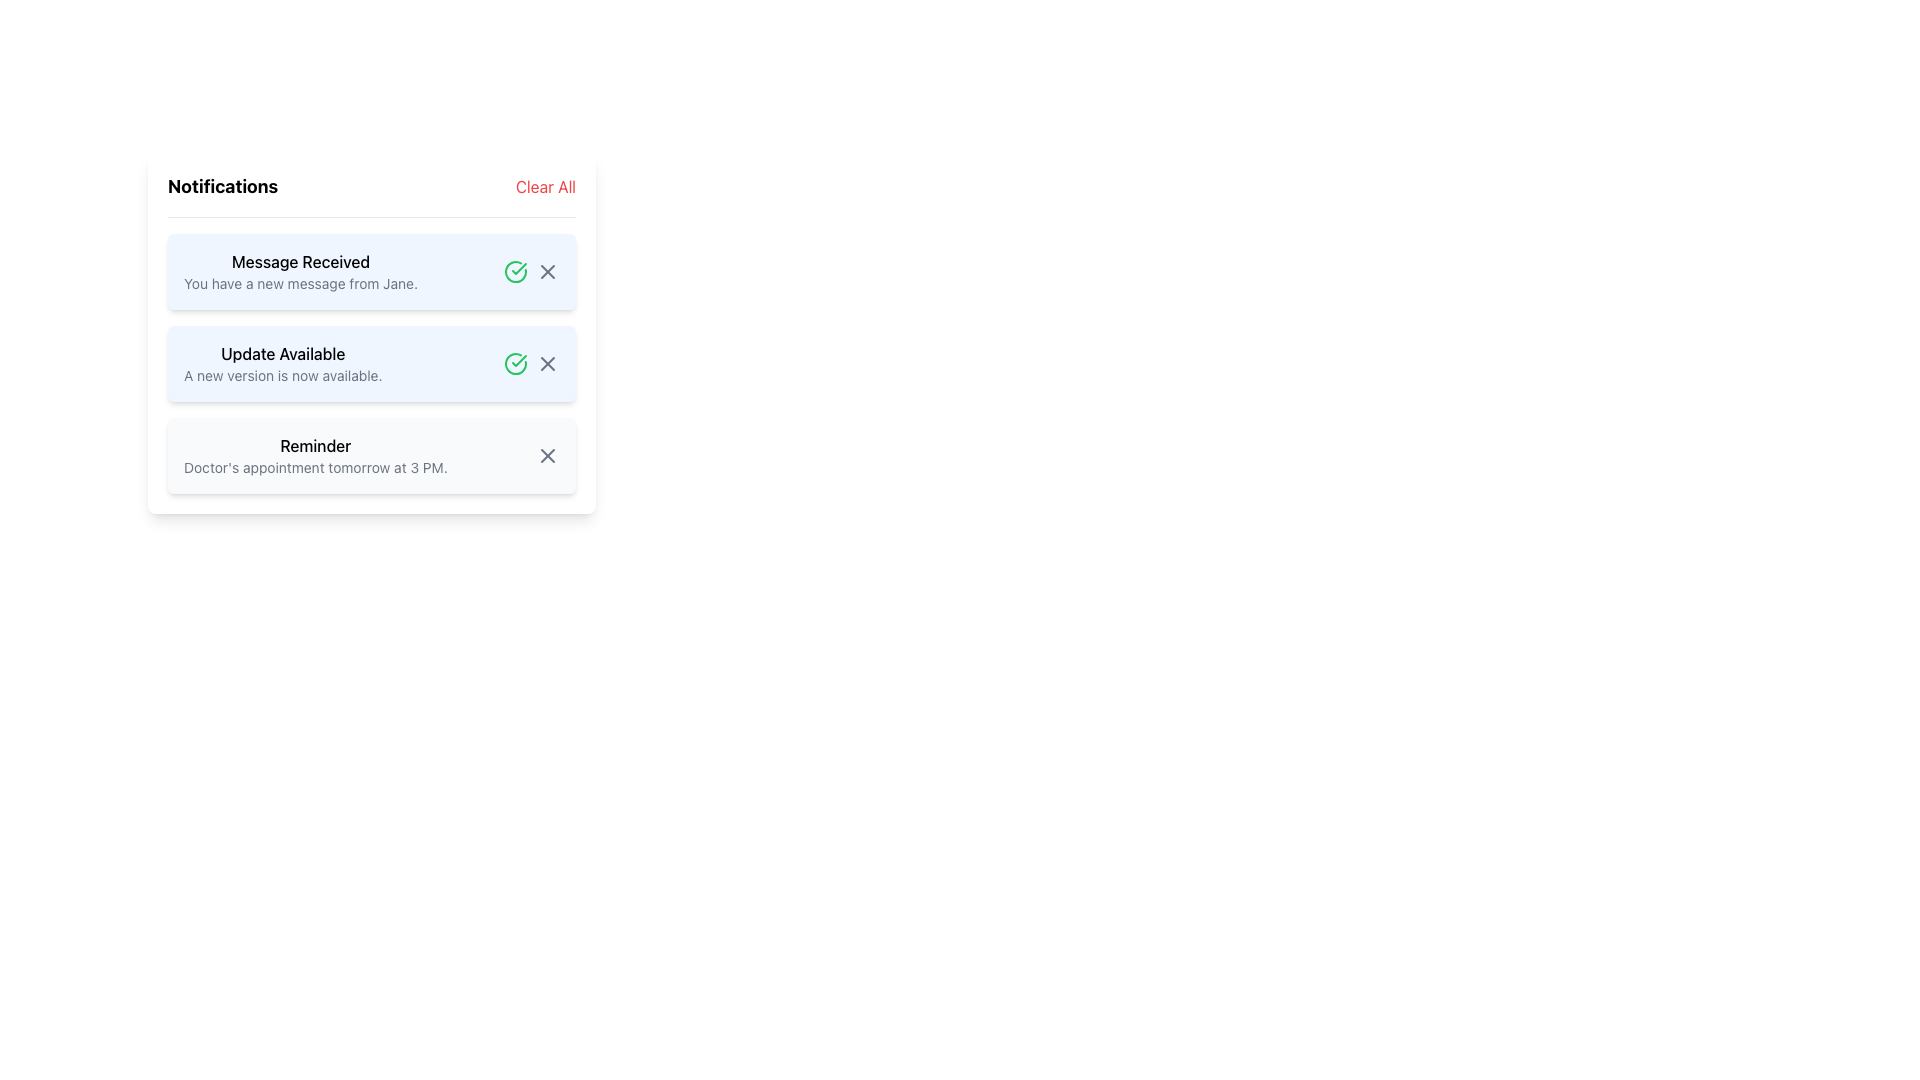 This screenshot has height=1080, width=1920. Describe the element at coordinates (300, 261) in the screenshot. I see `the interactive Text Label that serves as the title of the notification, positioned above the message 'You have a new message from Jane.'` at that location.